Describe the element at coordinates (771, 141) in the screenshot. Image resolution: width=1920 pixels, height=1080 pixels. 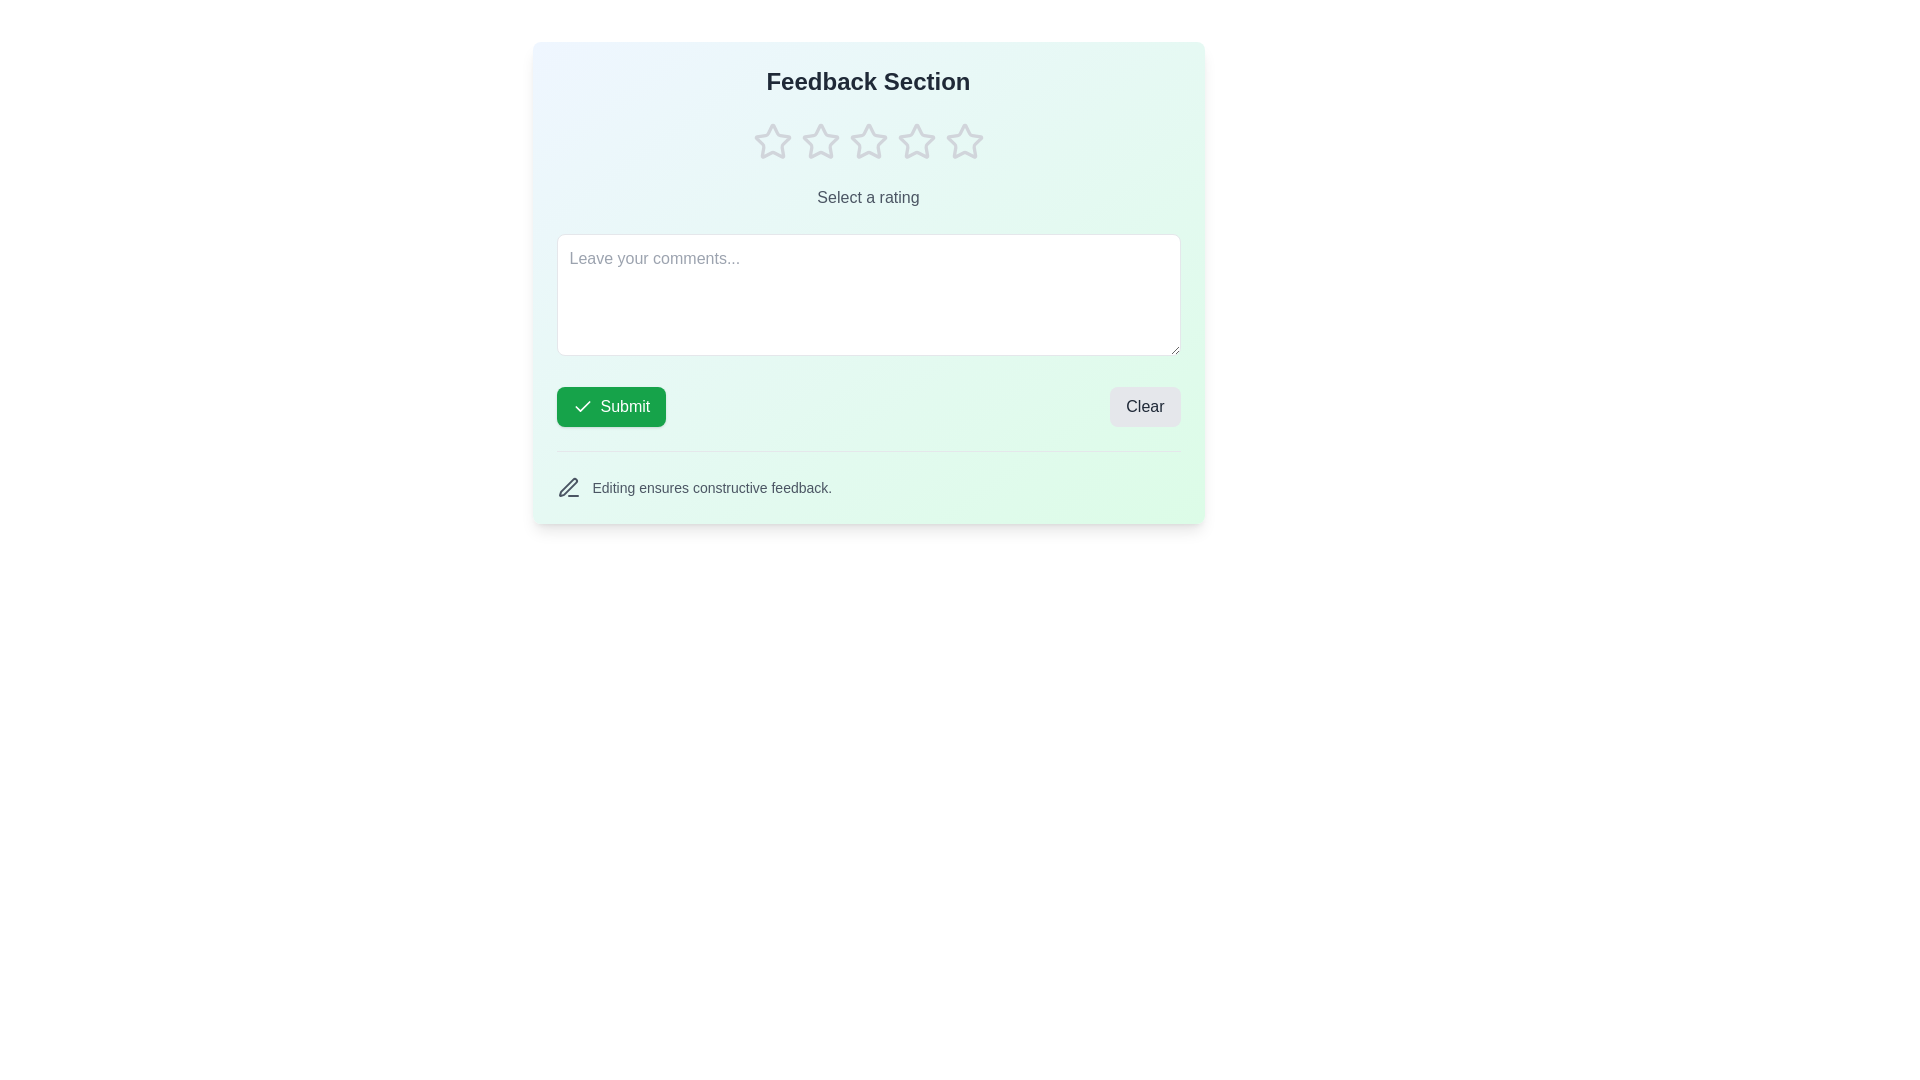
I see `the first star rating icon in the rating component` at that location.